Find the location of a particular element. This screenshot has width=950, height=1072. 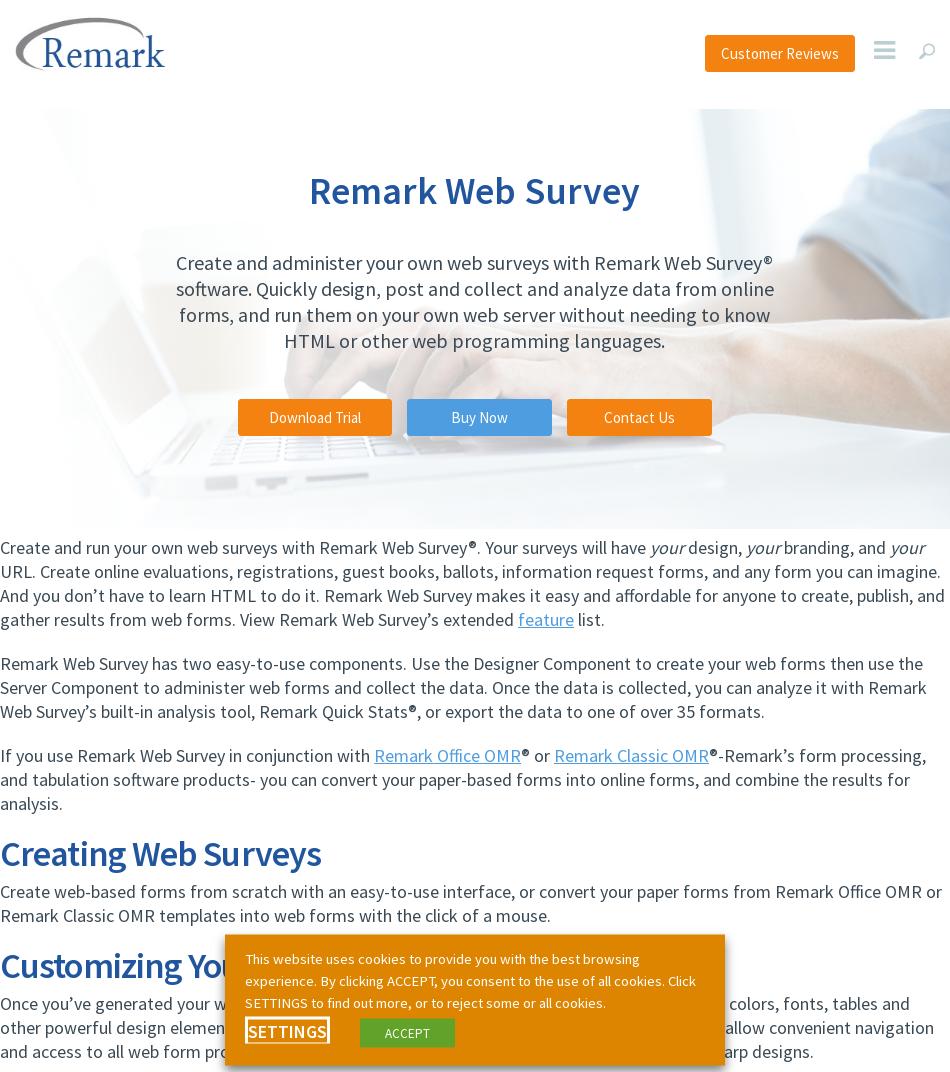

'Creating Web Surveys' is located at coordinates (160, 852).